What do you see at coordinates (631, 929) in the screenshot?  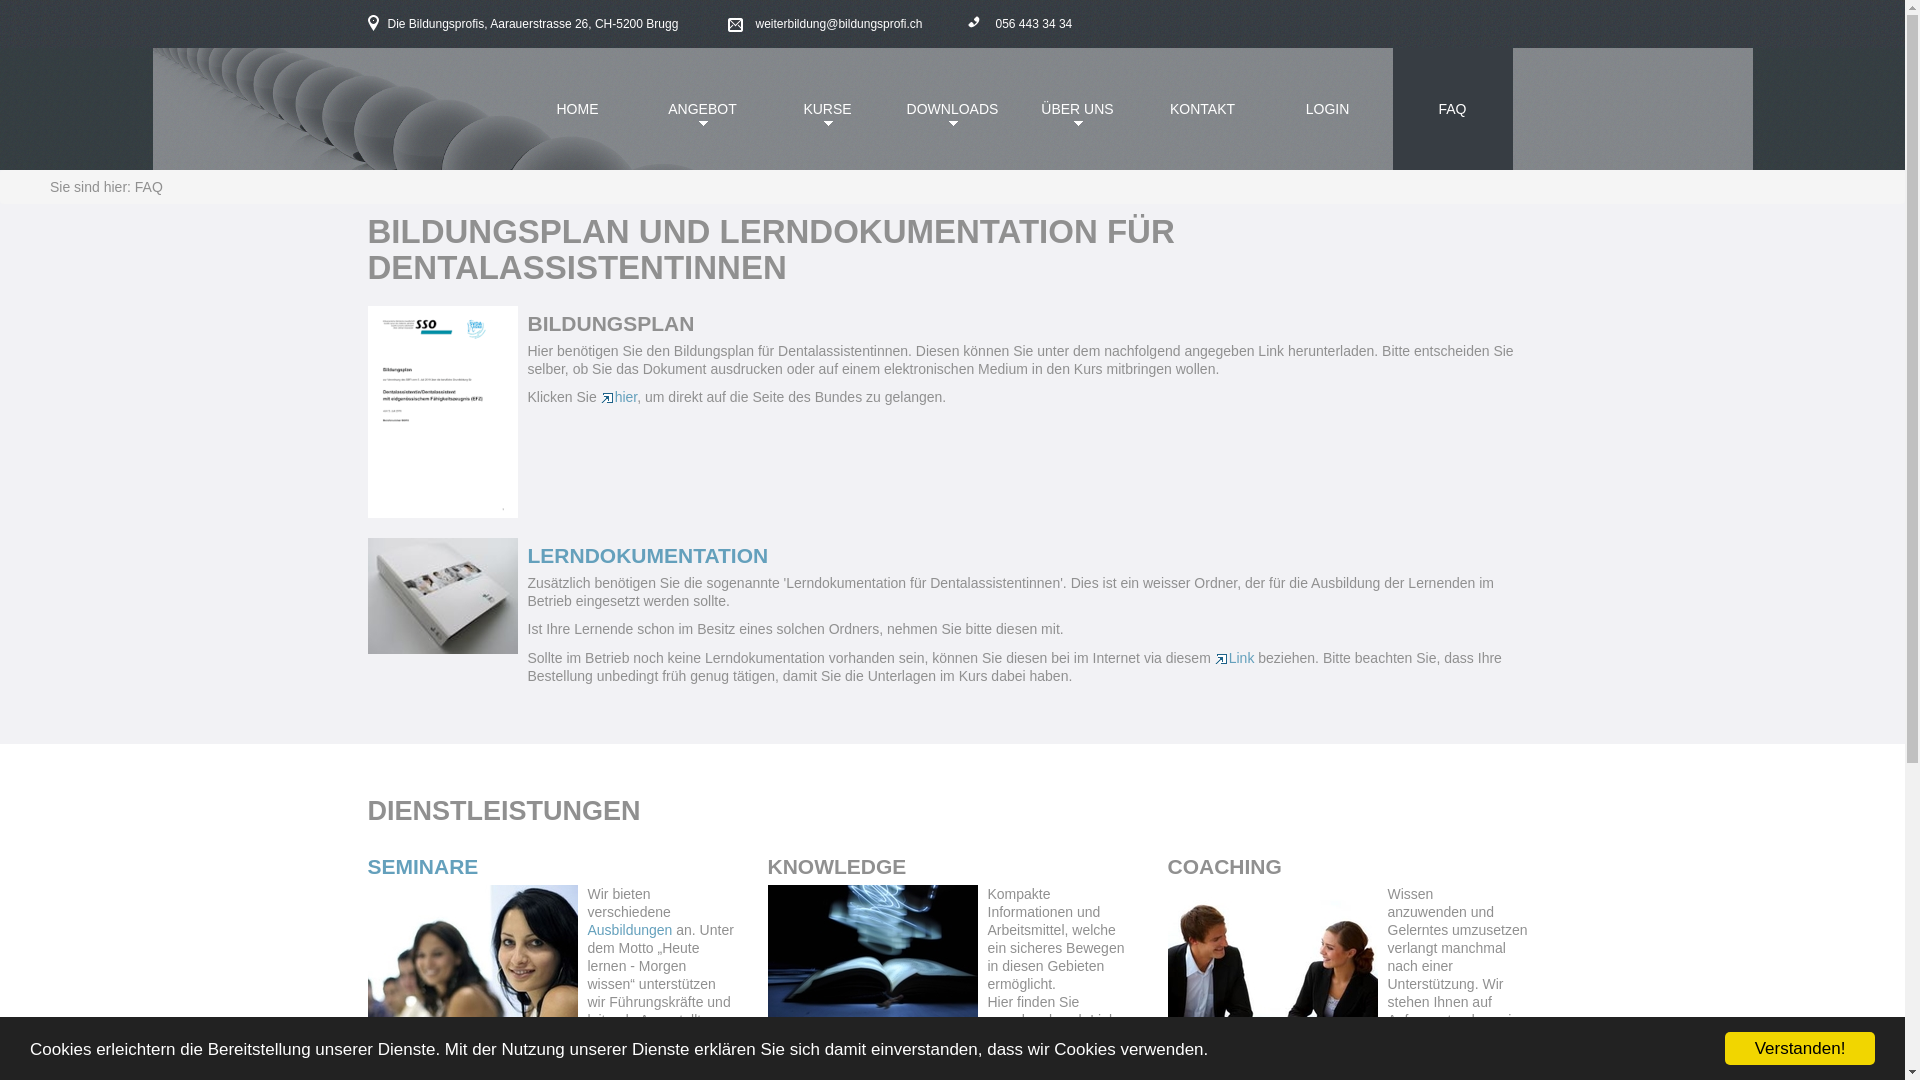 I see `'Ausbildungen'` at bounding box center [631, 929].